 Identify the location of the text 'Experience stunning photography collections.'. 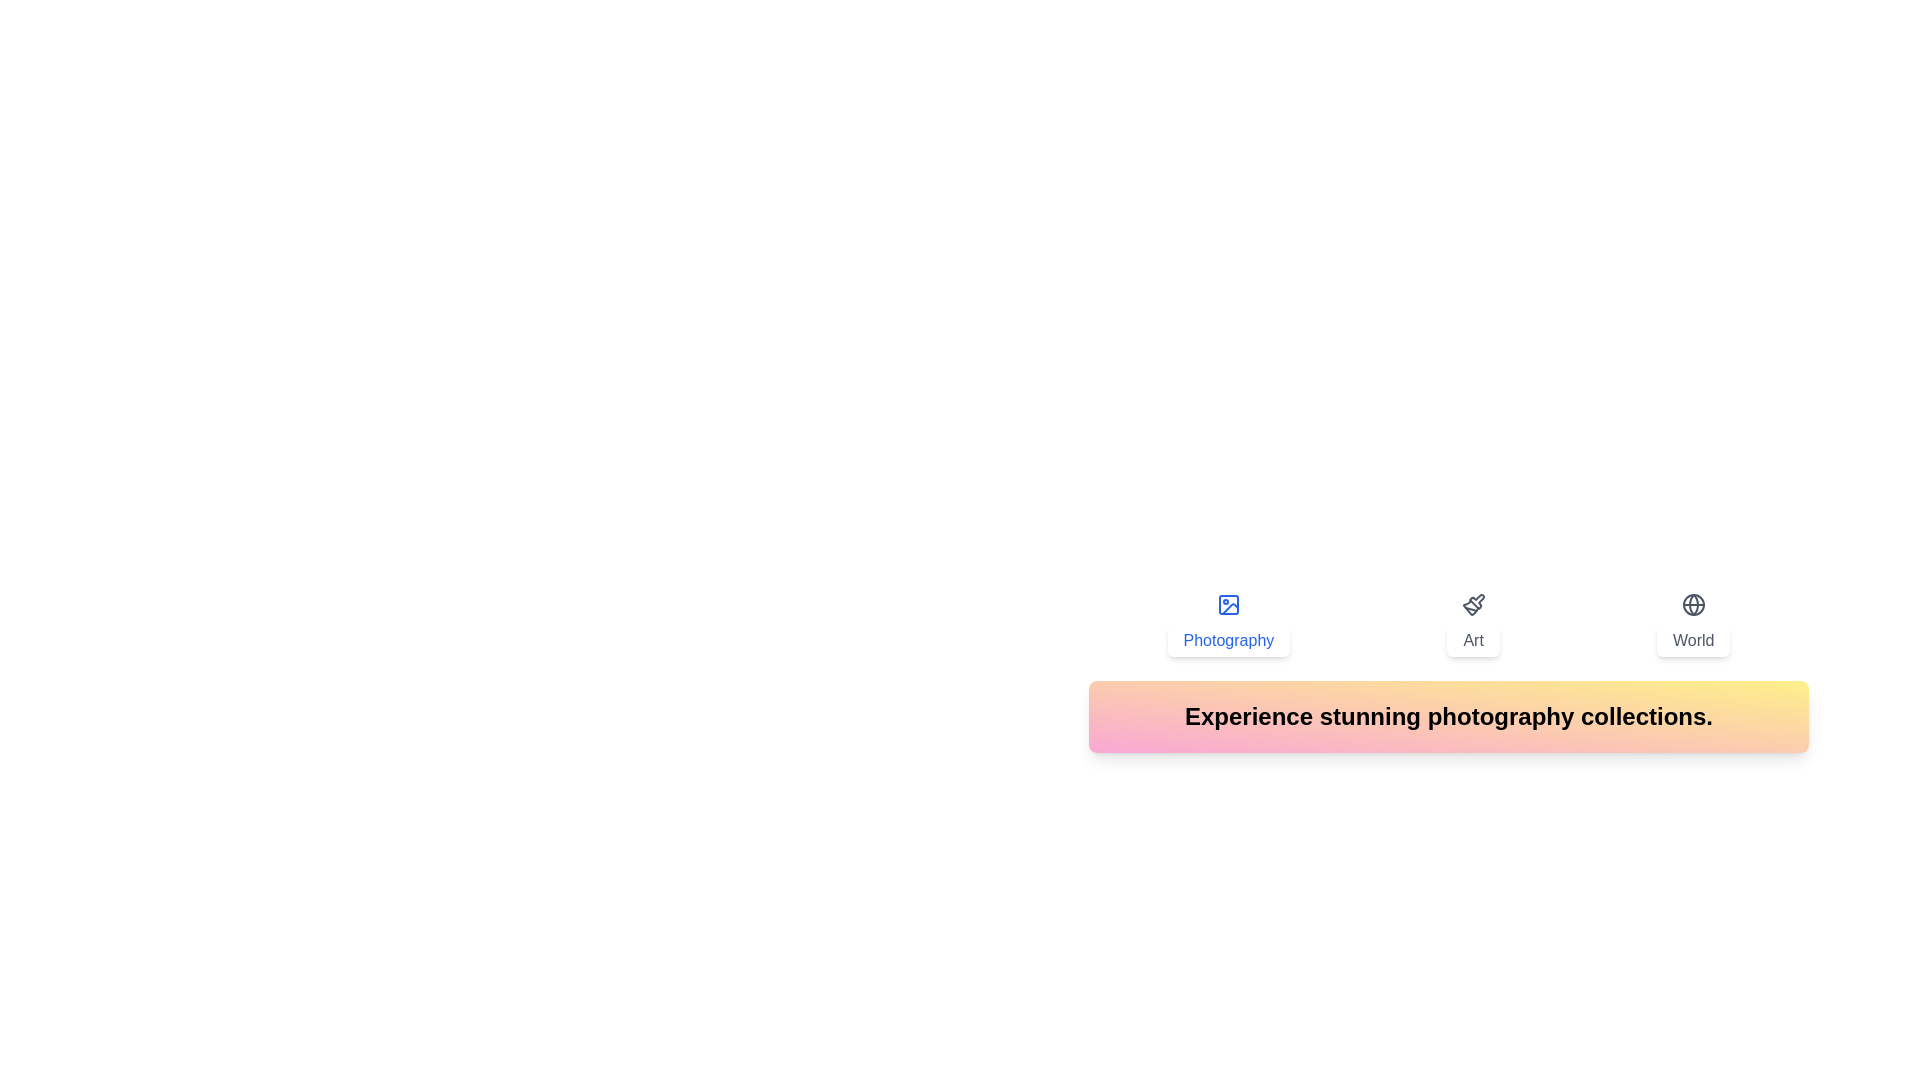
(1449, 716).